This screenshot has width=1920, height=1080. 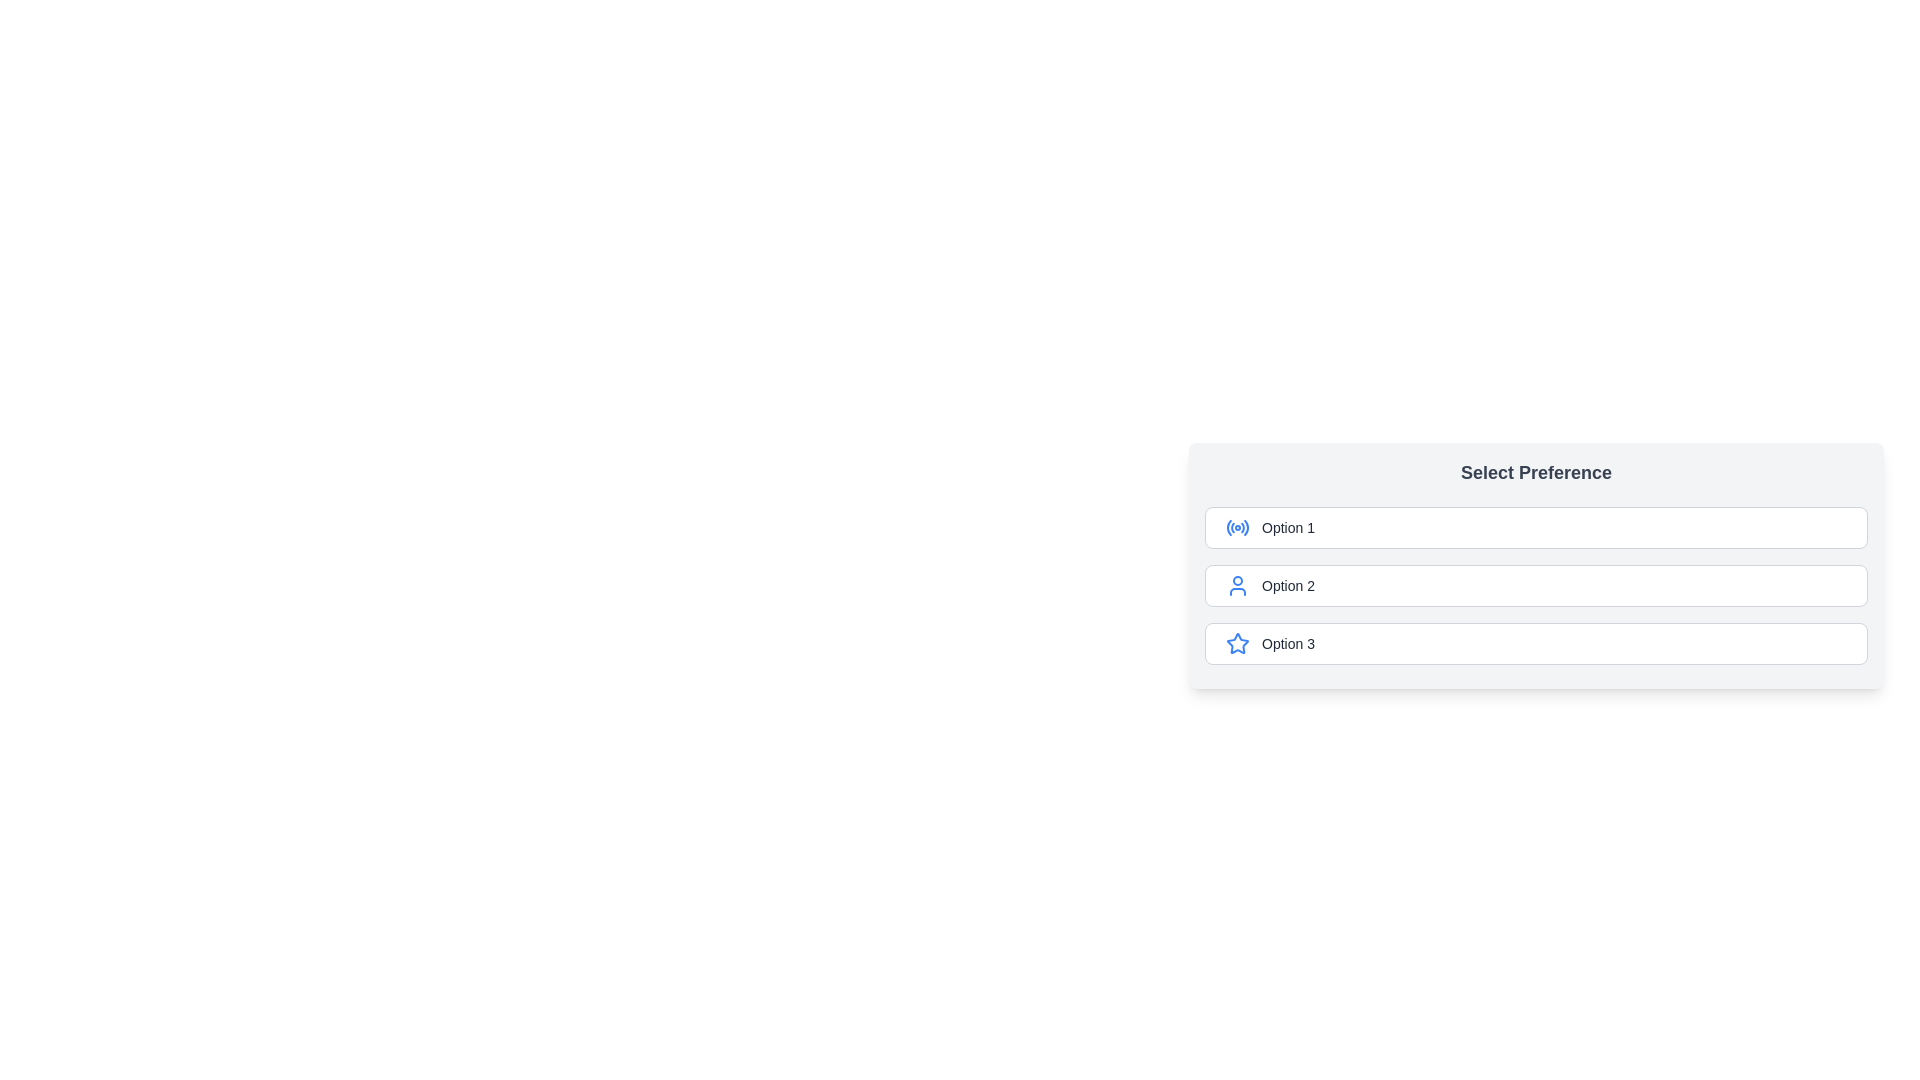 What do you see at coordinates (1237, 643) in the screenshot?
I see `the blue star icon located in the last option row labeled 'Option 3'` at bounding box center [1237, 643].